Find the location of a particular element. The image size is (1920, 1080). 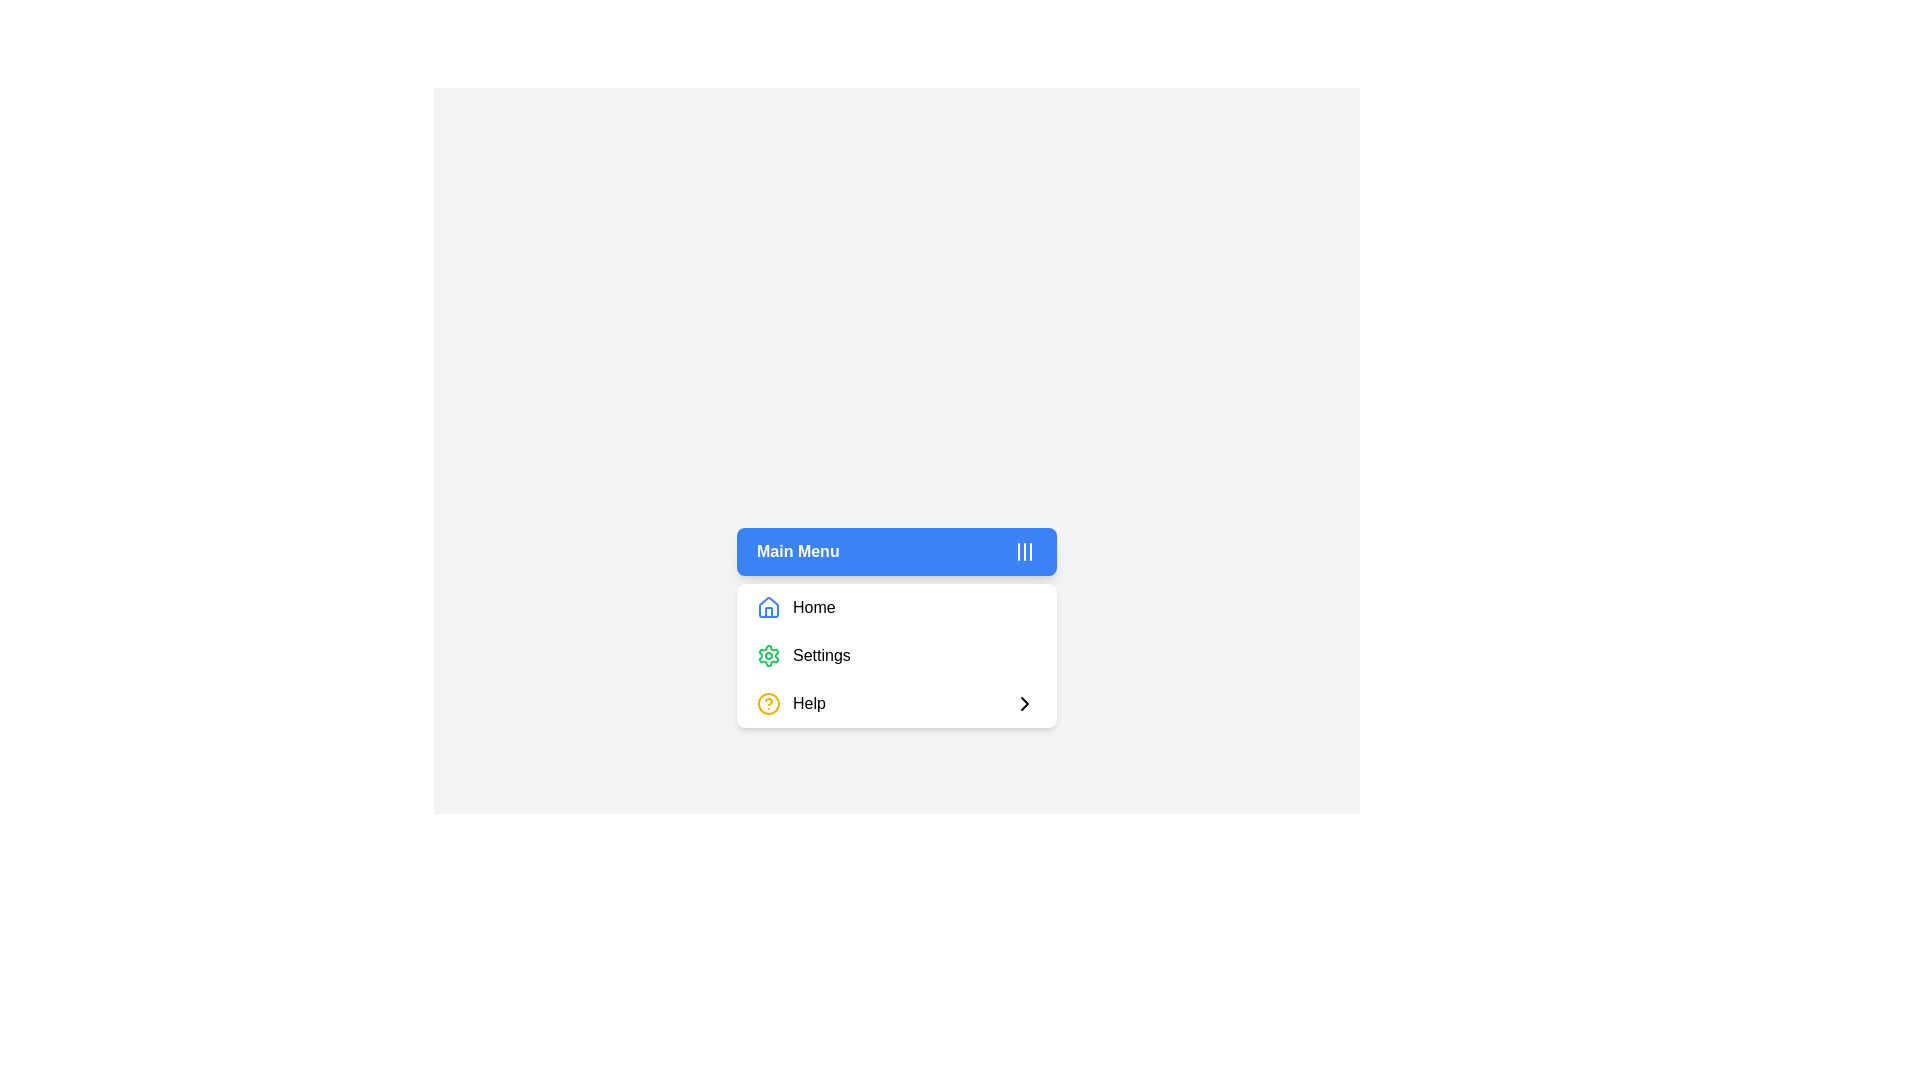

the 'Settings' text label, which is located beside a green gear icon in the second item of the vertical list-style menu under the 'Main Menu' is located at coordinates (821, 655).